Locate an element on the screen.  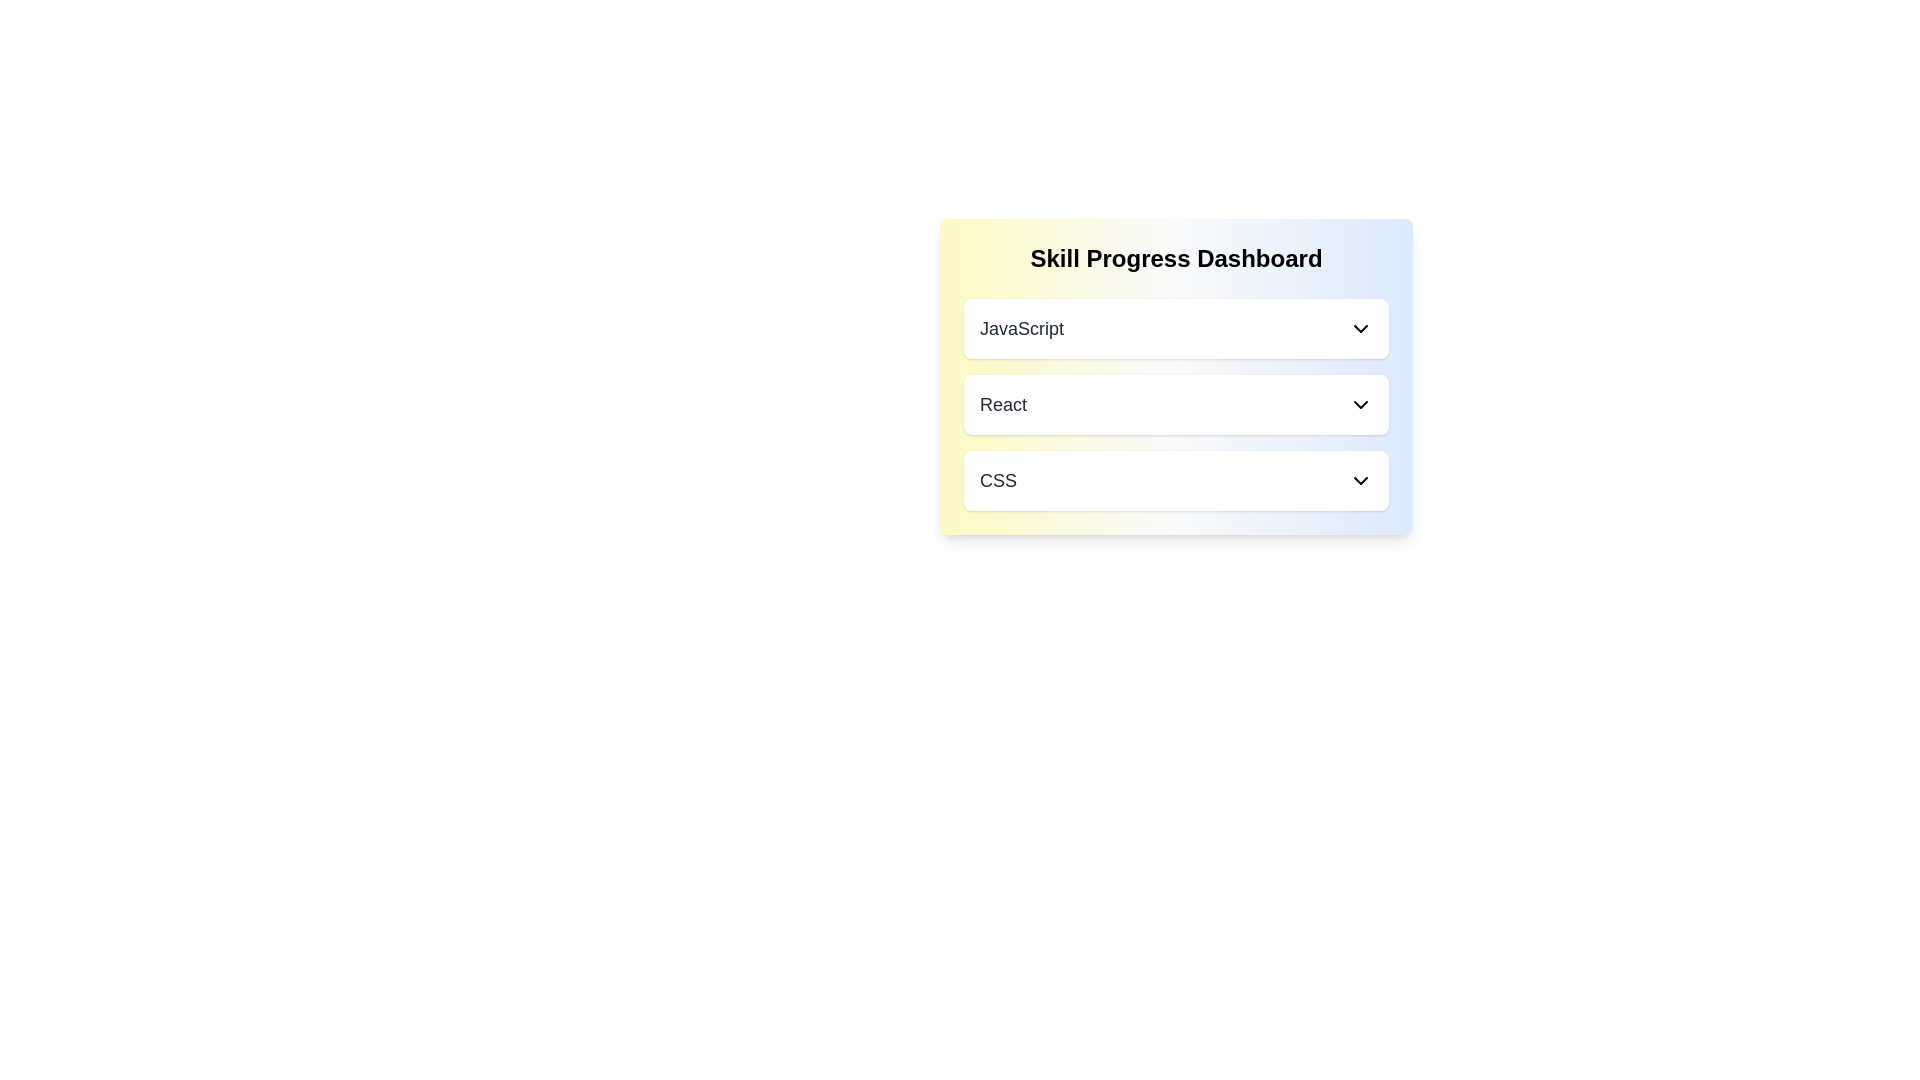
the 'React' skill dropdown entry in the skill progress dashboard is located at coordinates (1176, 377).